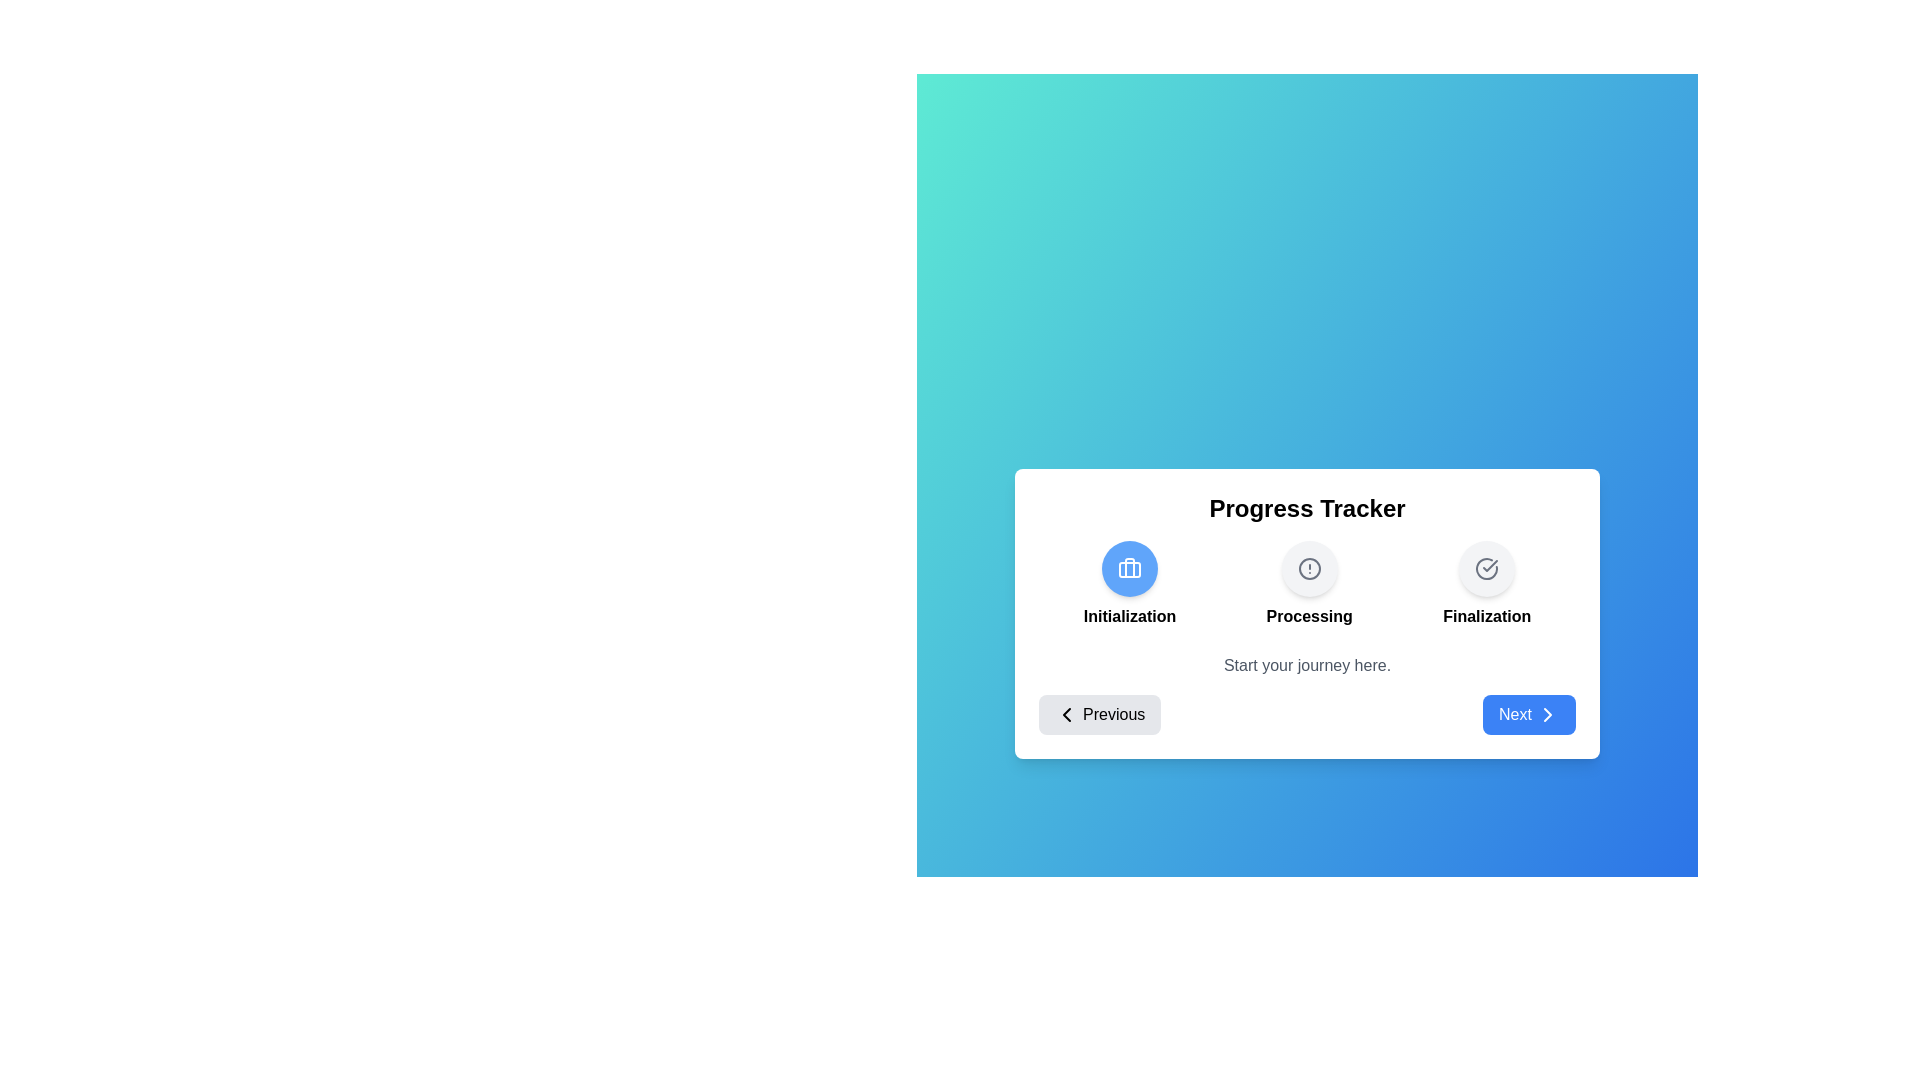  Describe the element at coordinates (1309, 568) in the screenshot. I see `the step Processing to activate it` at that location.